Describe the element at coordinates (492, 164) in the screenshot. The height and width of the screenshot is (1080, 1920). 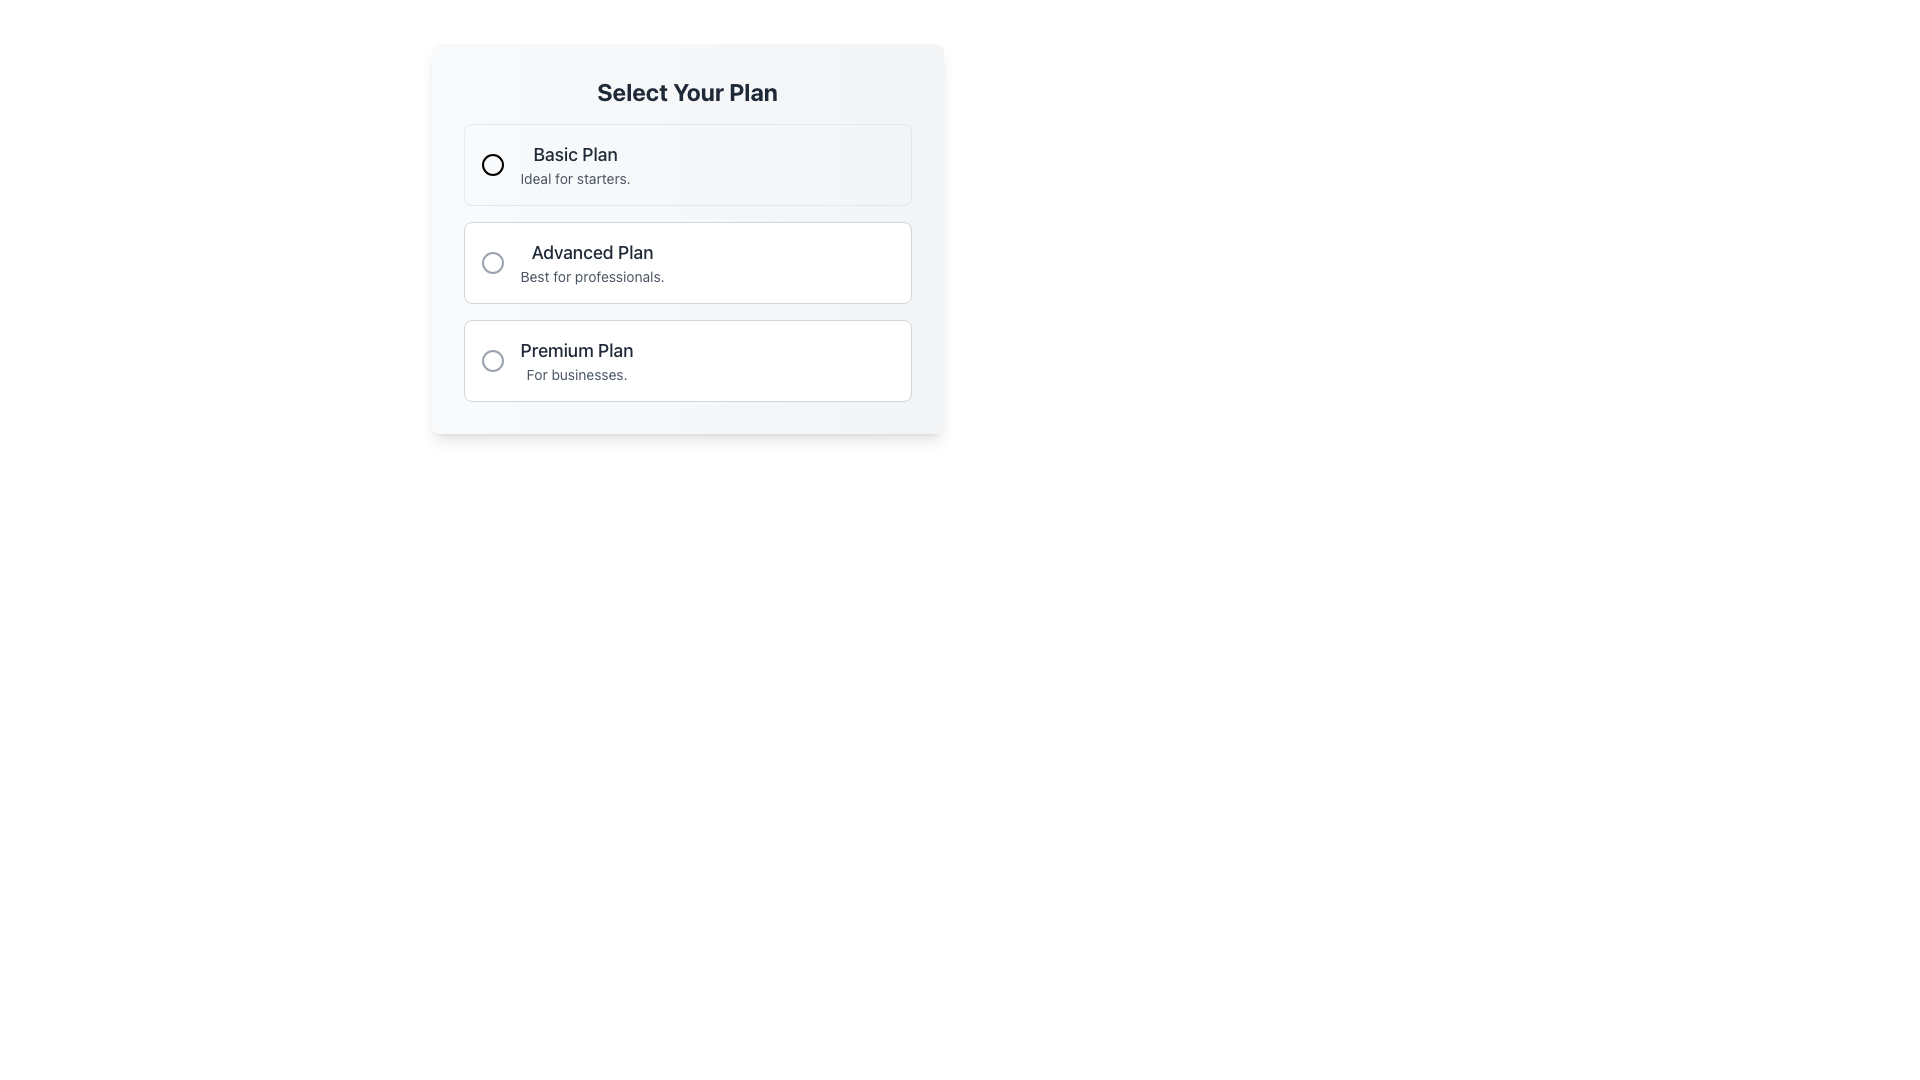
I see `the circular Radio Button Icon with a blue border and white center` at that location.